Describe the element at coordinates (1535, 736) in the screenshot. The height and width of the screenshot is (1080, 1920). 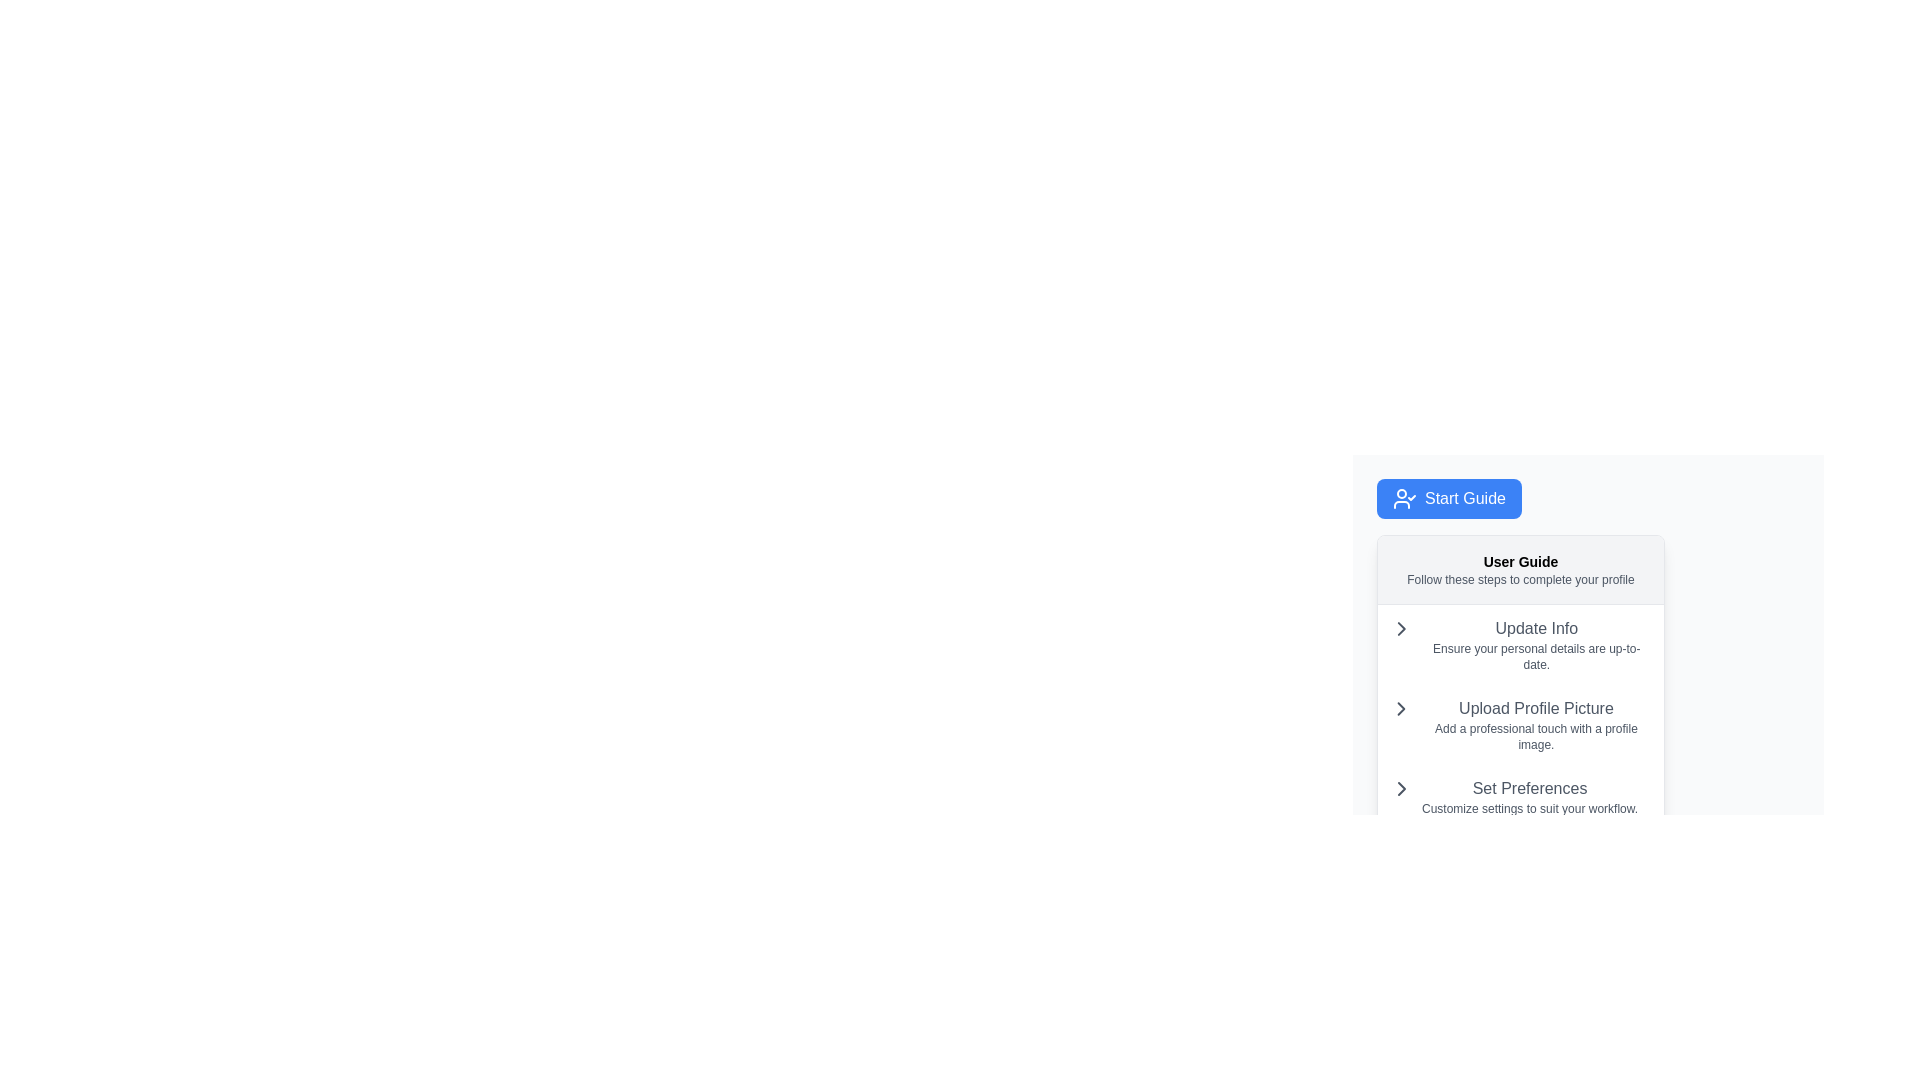
I see `information from the text label that says 'Add a professional touch with a profile image.' located below 'Upload Profile Picture' in the 'User Guide' section` at that location.